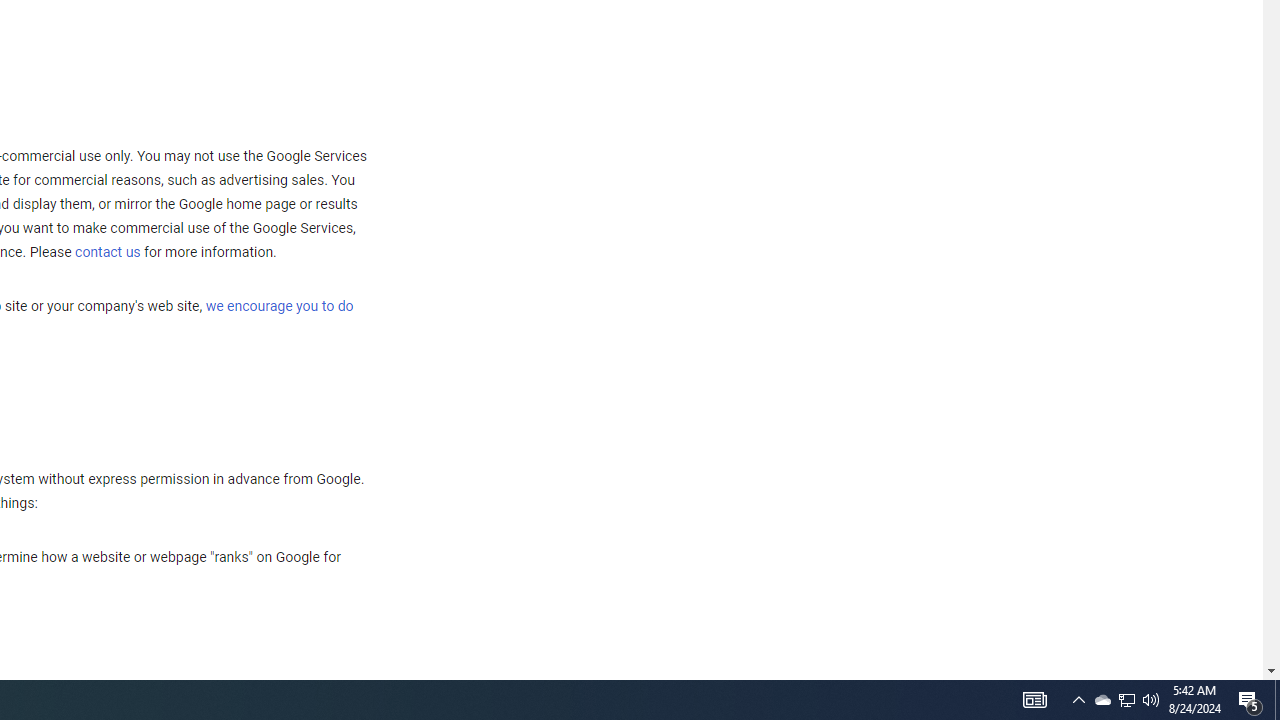 This screenshot has width=1280, height=720. I want to click on 'contact us', so click(107, 250).